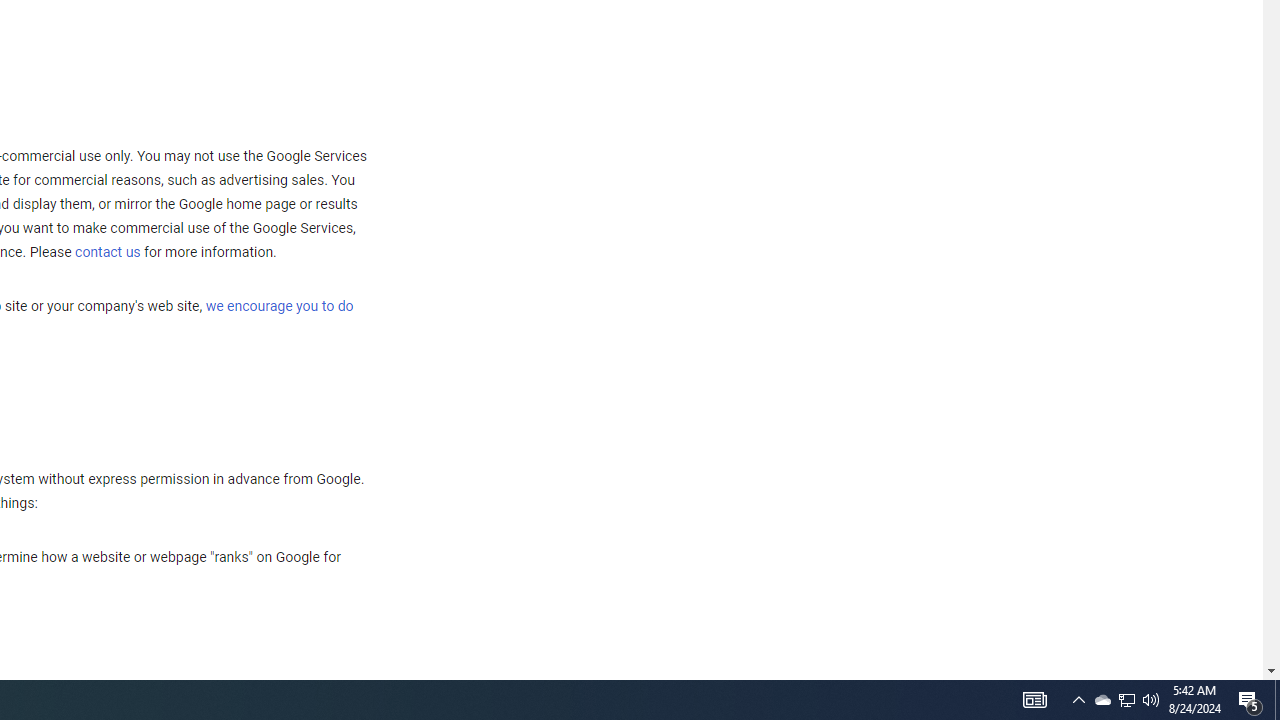 This screenshot has width=1280, height=720. I want to click on 'contact us', so click(107, 250).